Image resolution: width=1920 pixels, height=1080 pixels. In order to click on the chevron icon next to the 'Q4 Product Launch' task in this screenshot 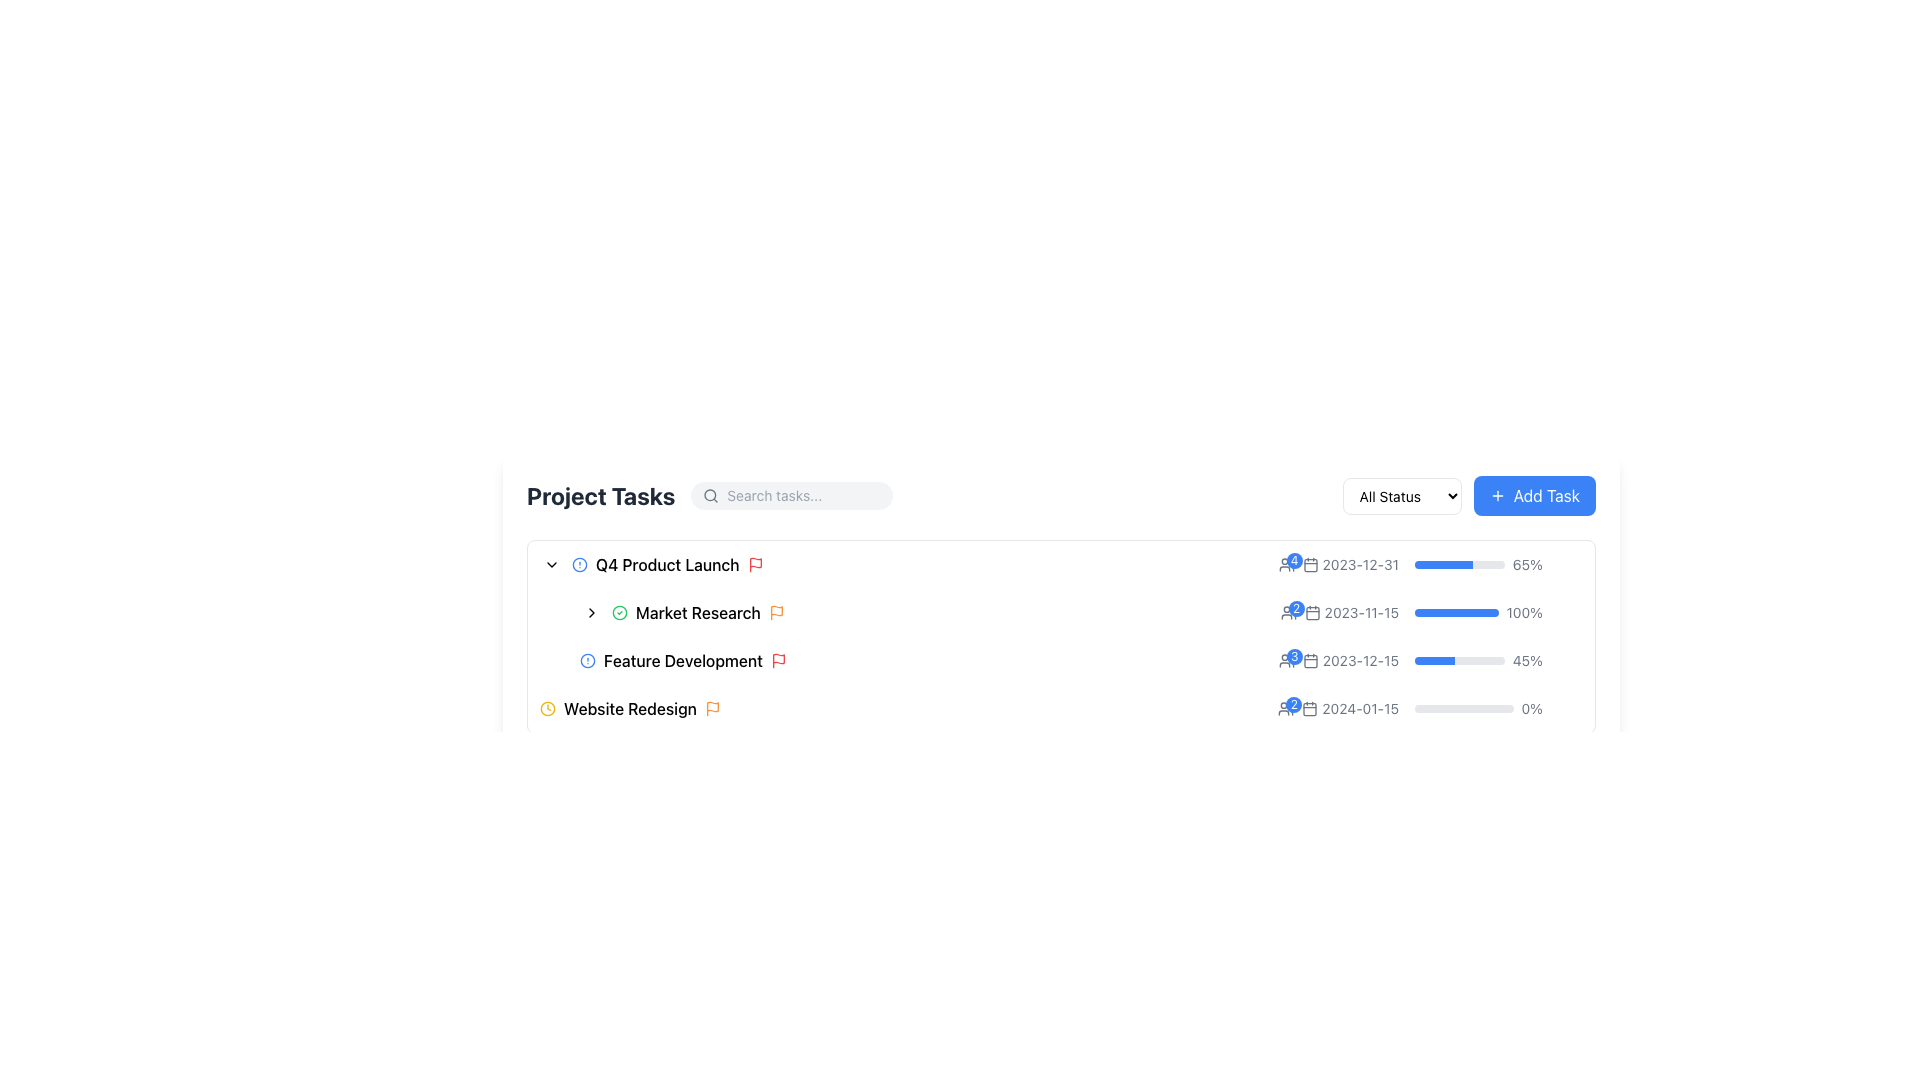, I will do `click(552, 564)`.